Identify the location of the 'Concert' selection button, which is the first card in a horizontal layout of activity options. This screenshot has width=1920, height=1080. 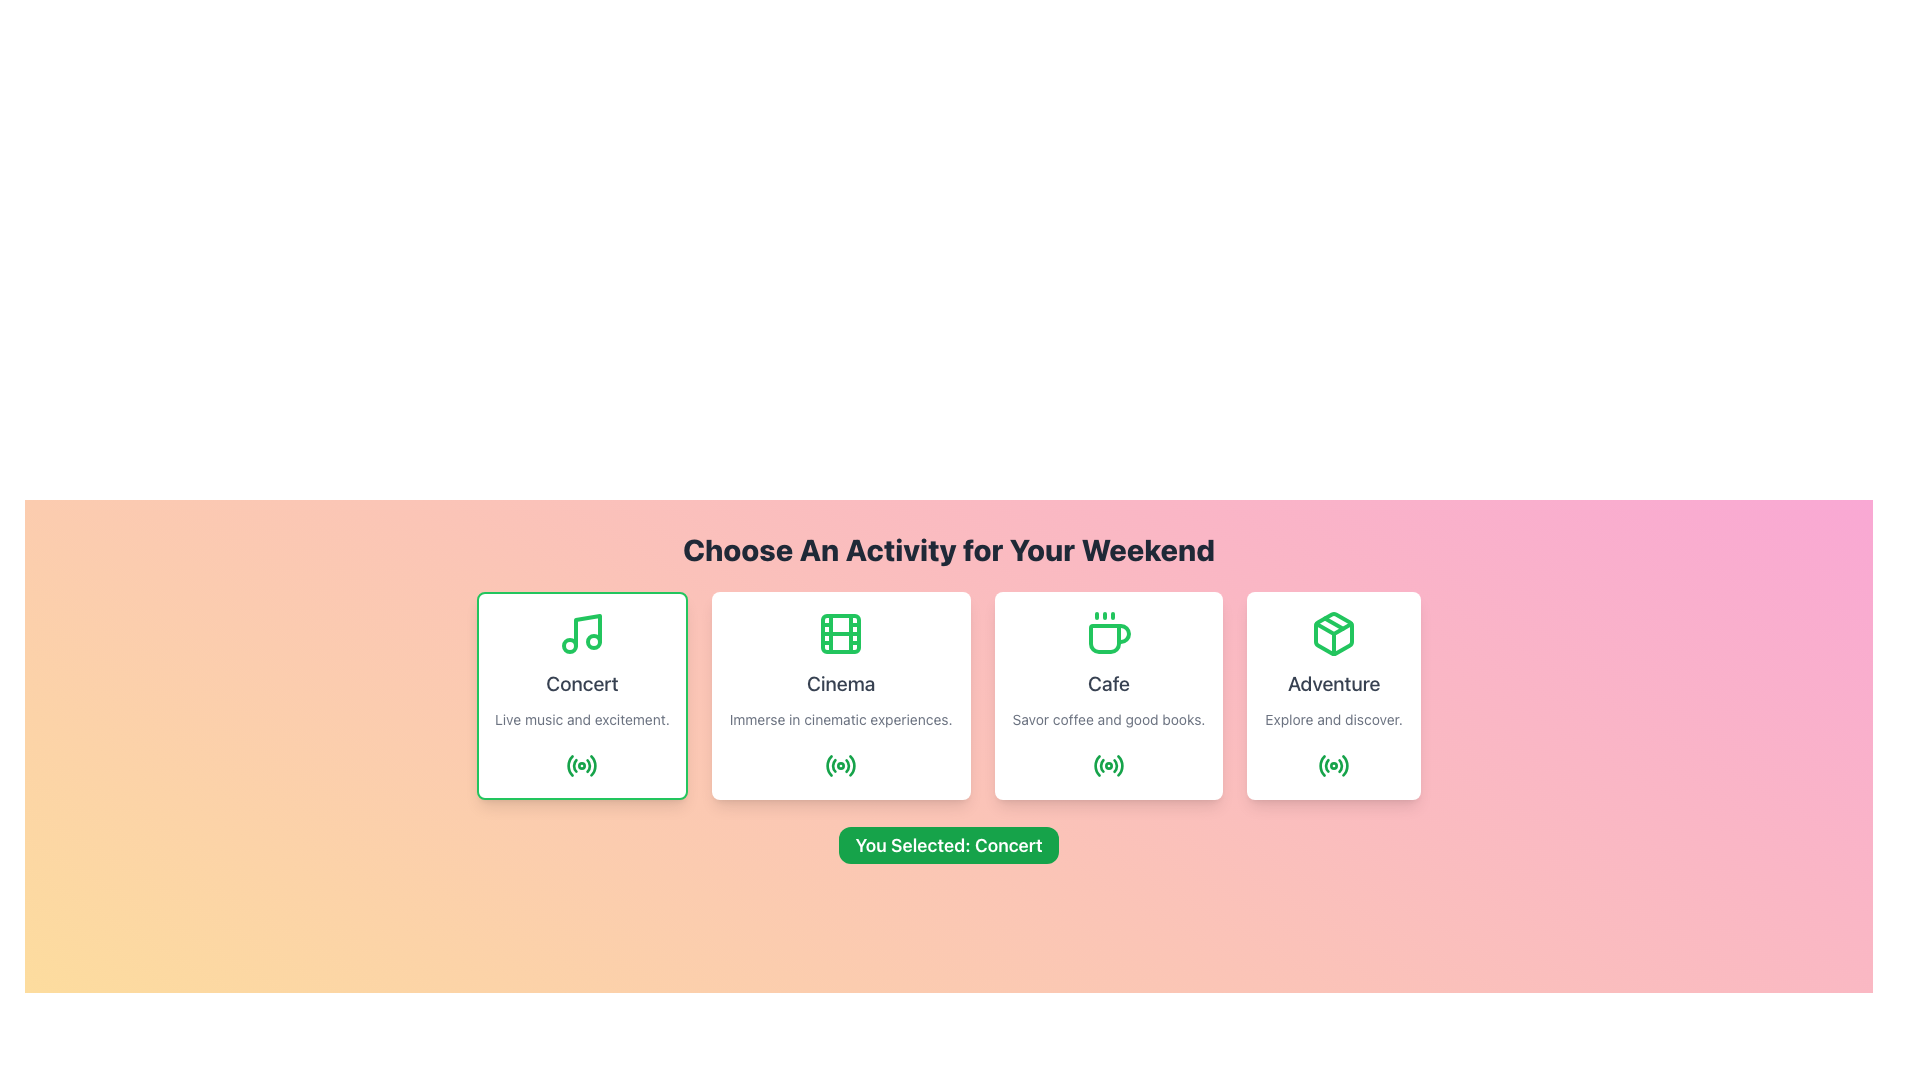
(581, 694).